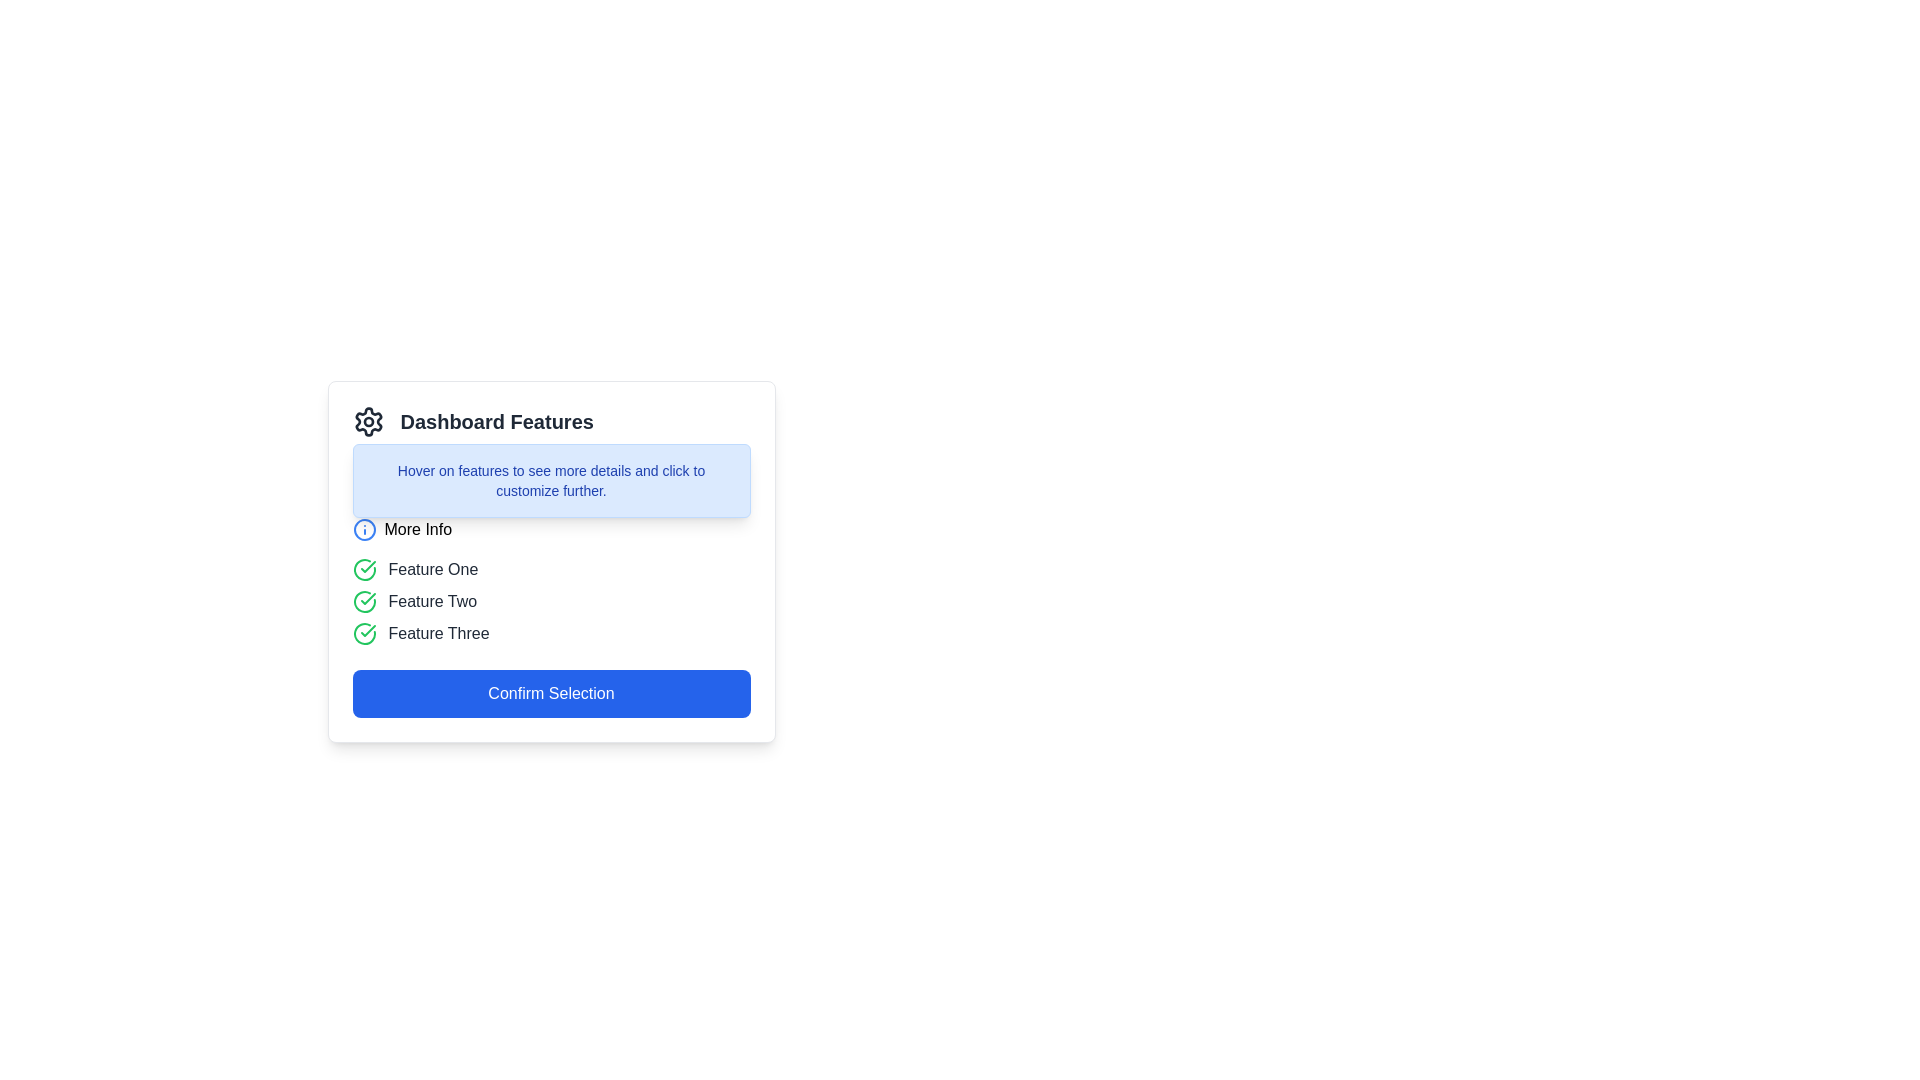  Describe the element at coordinates (364, 528) in the screenshot. I see `the informational icon located to the left of the 'More Info' text` at that location.